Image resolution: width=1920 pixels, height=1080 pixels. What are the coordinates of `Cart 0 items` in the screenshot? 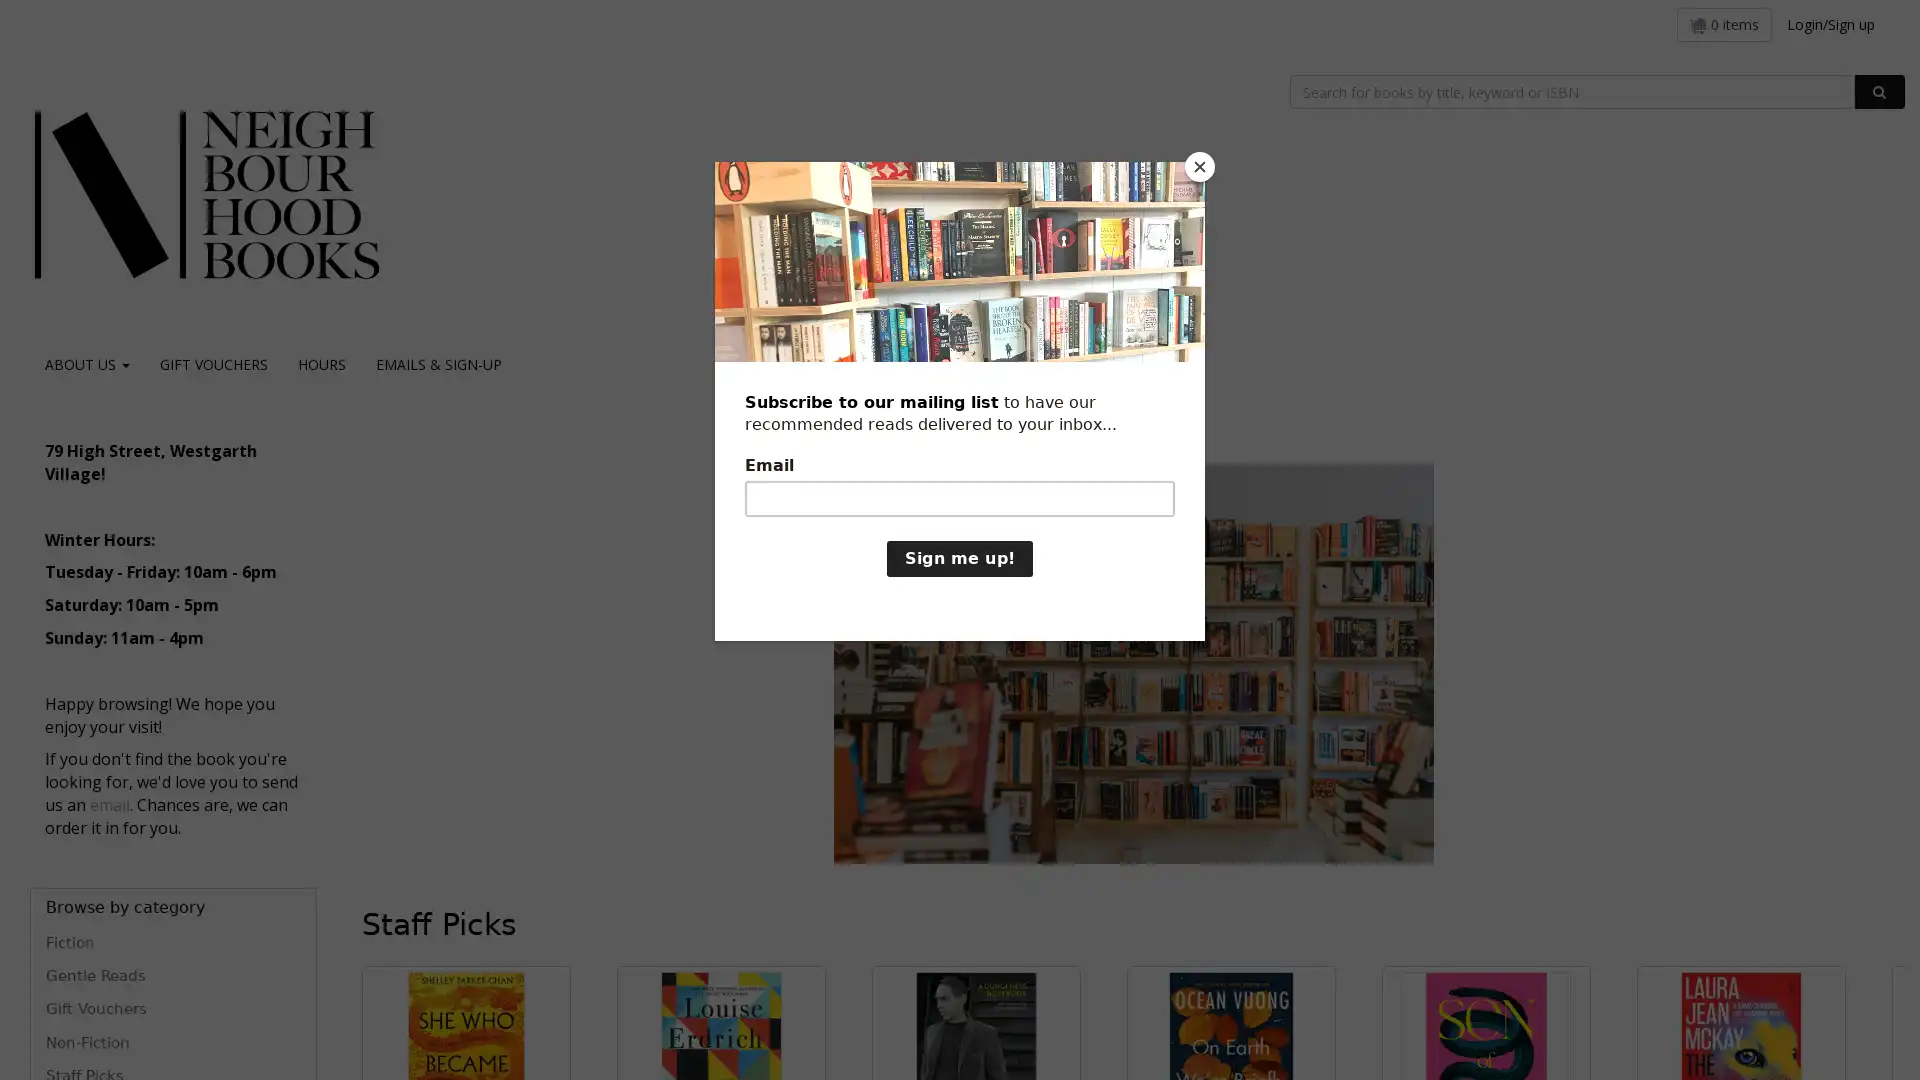 It's located at (1723, 24).